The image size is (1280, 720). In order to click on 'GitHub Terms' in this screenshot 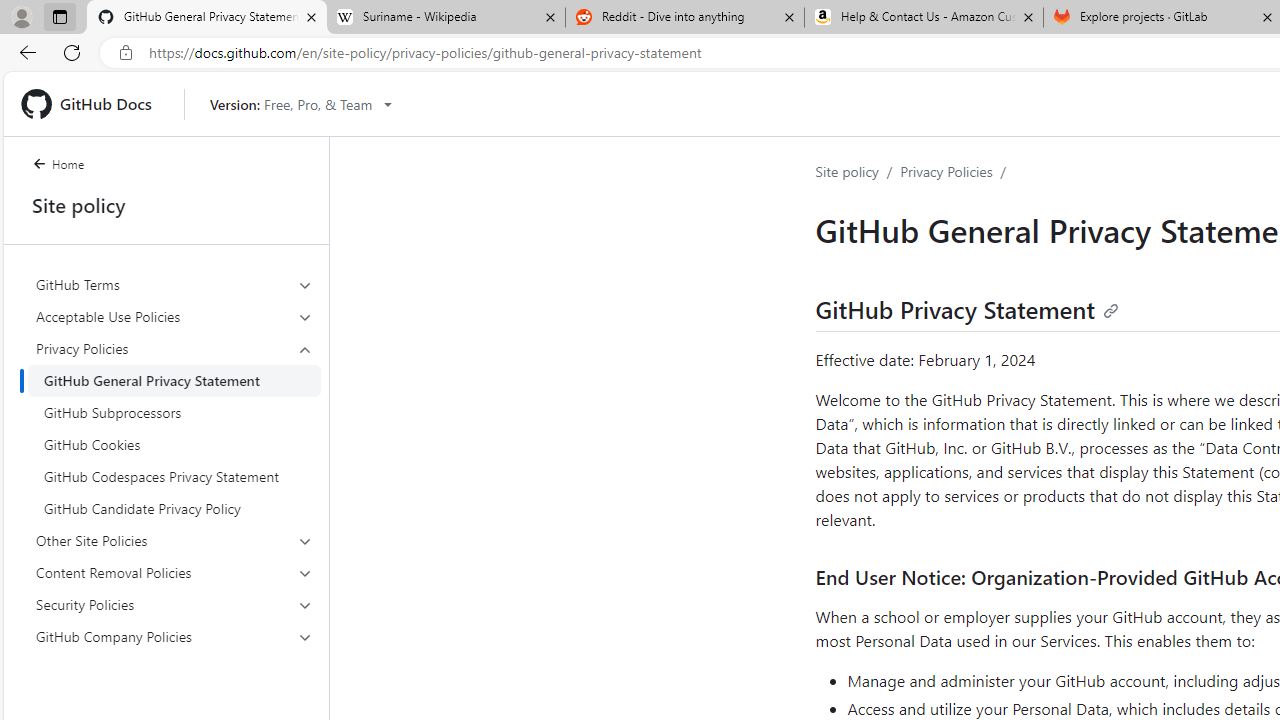, I will do `click(174, 285)`.